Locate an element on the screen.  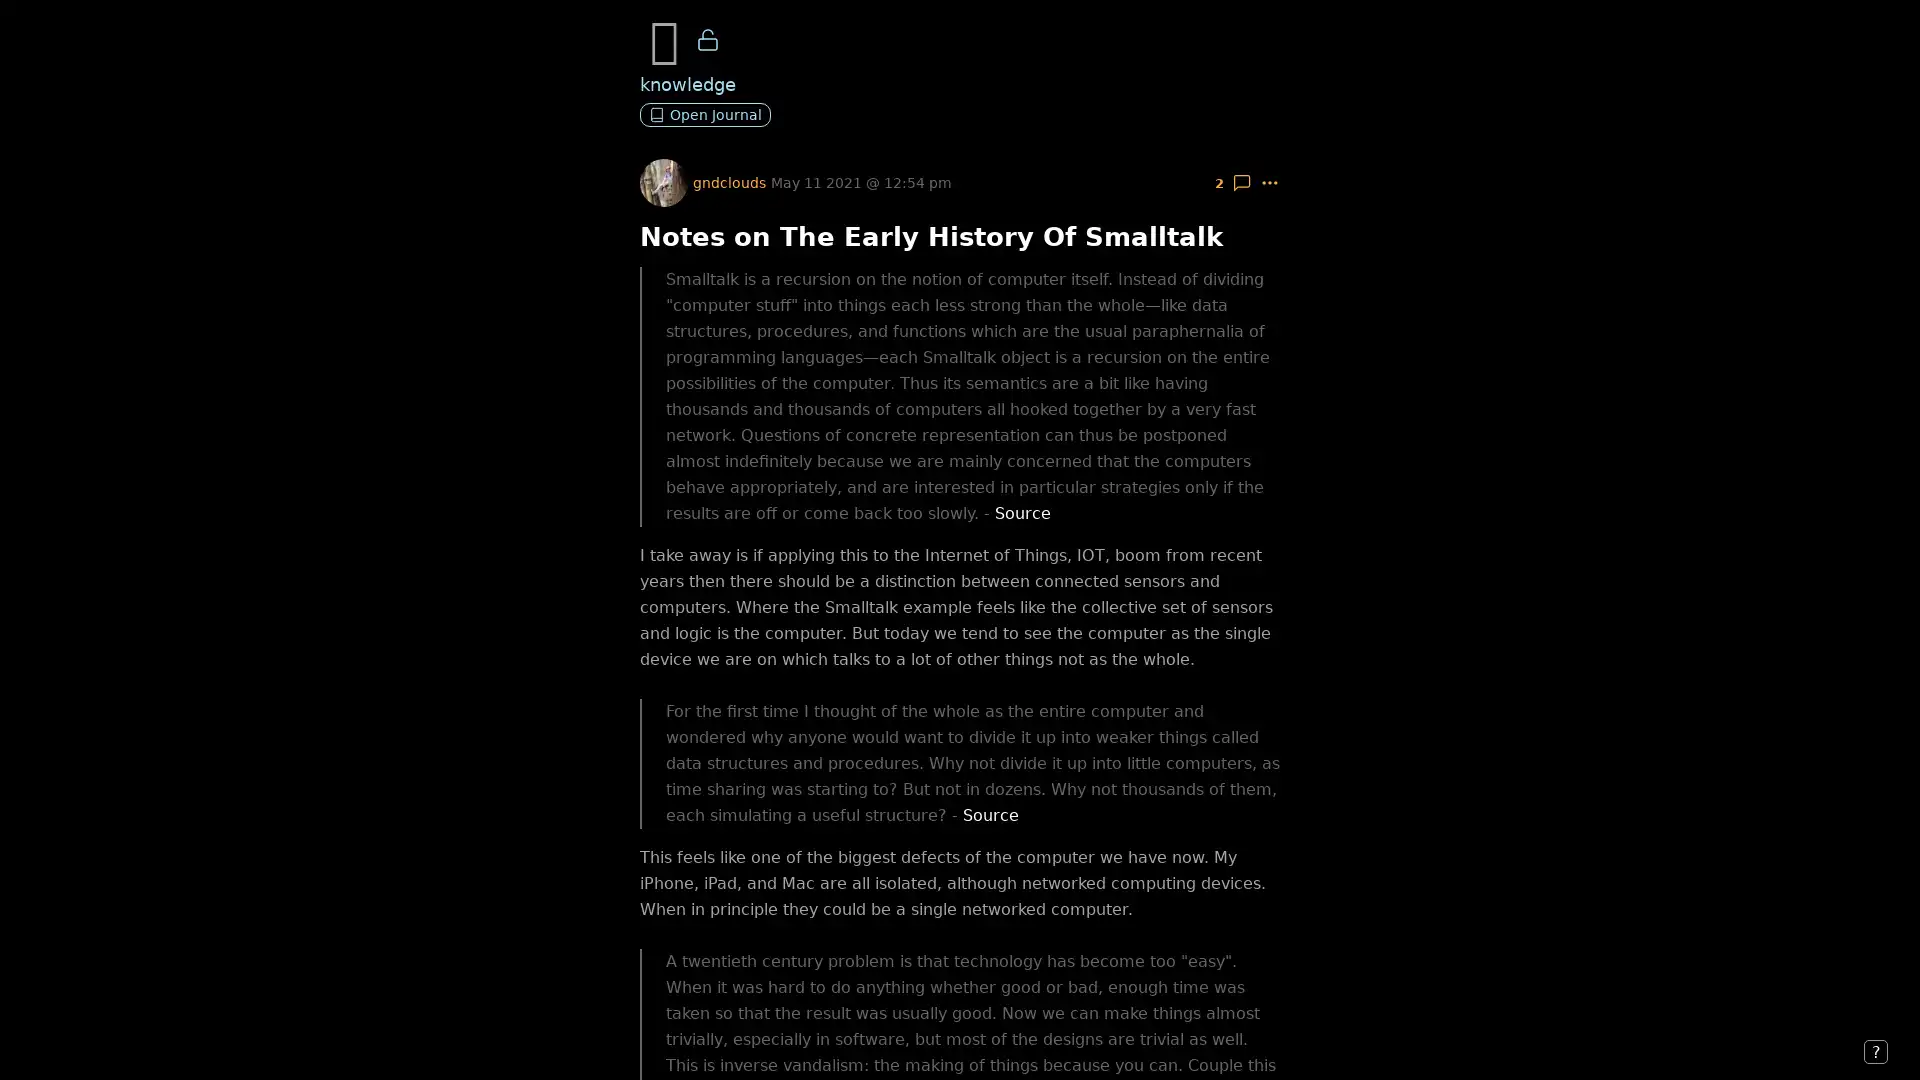
Open Journal is located at coordinates (705, 115).